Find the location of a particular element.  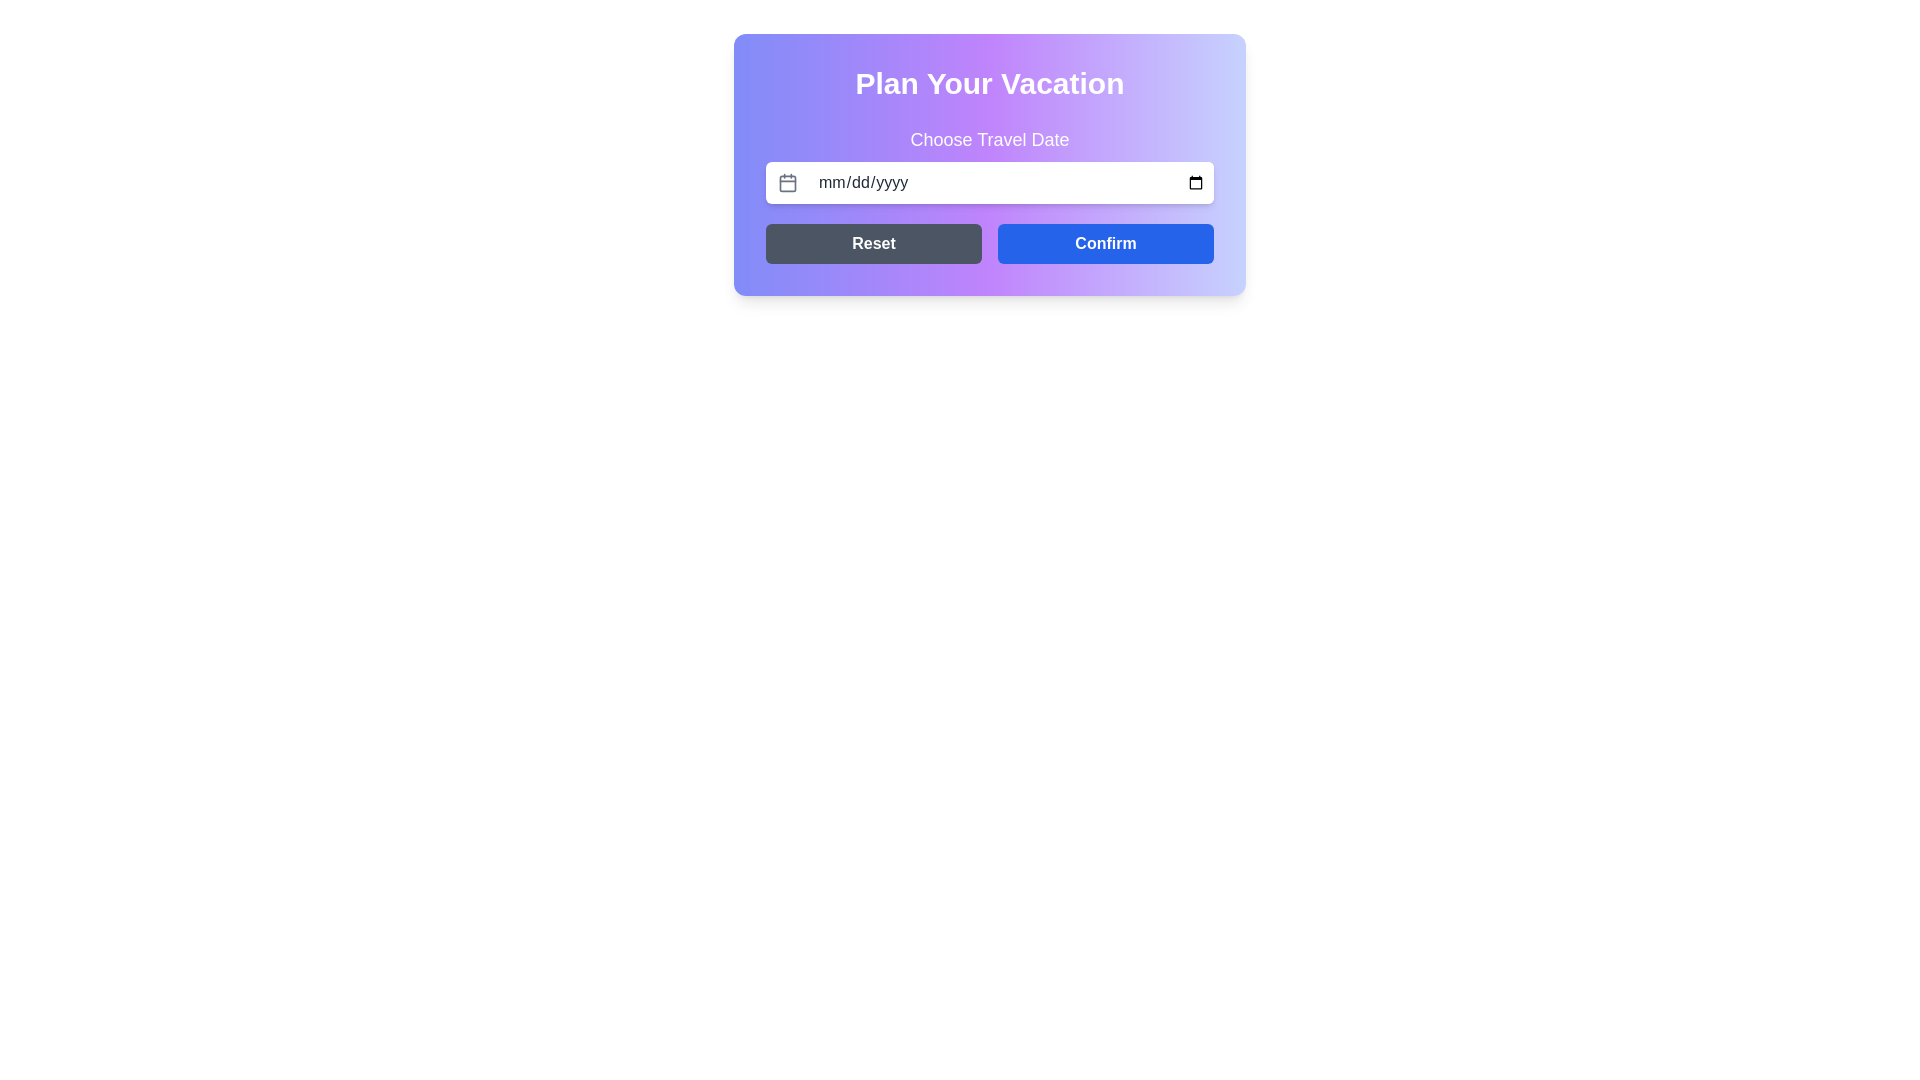

the calendar-shaped icon located on the left side of the date input field, which features a rectangular form with rounded edges and resembles the top of a calendar is located at coordinates (786, 182).